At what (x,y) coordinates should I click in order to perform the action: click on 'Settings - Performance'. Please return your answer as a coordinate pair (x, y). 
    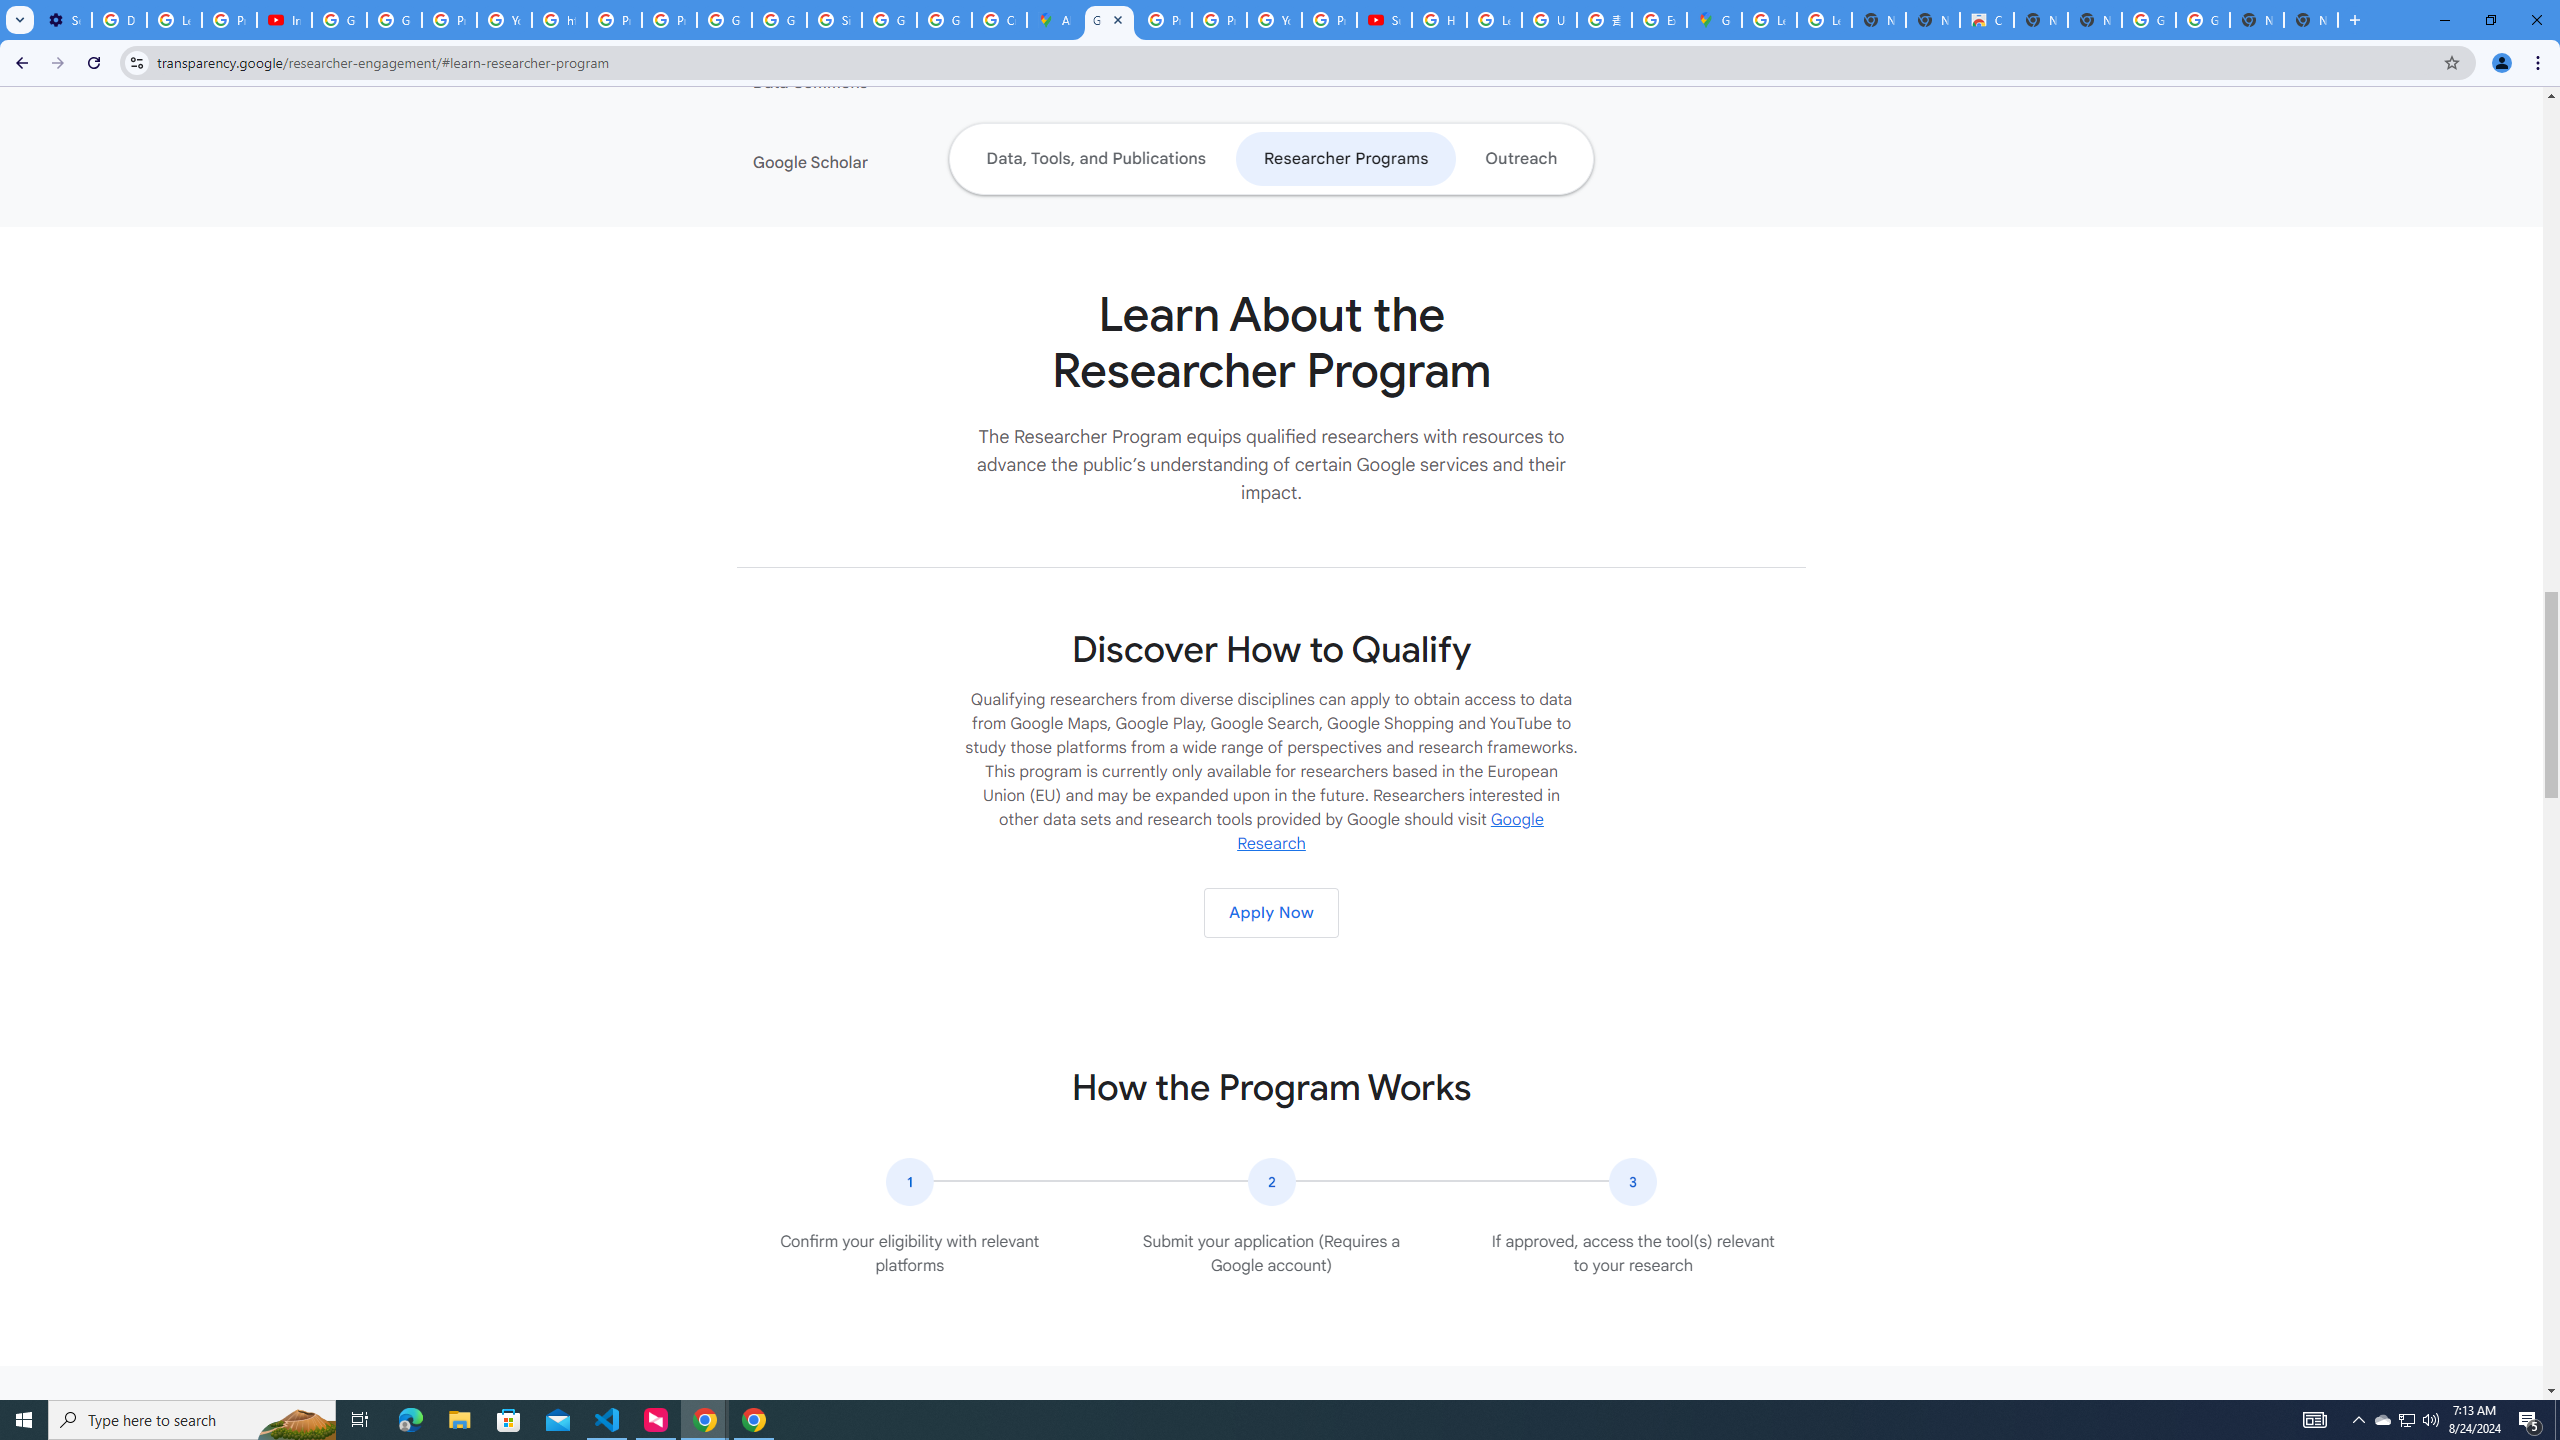
    Looking at the image, I should click on (64, 19).